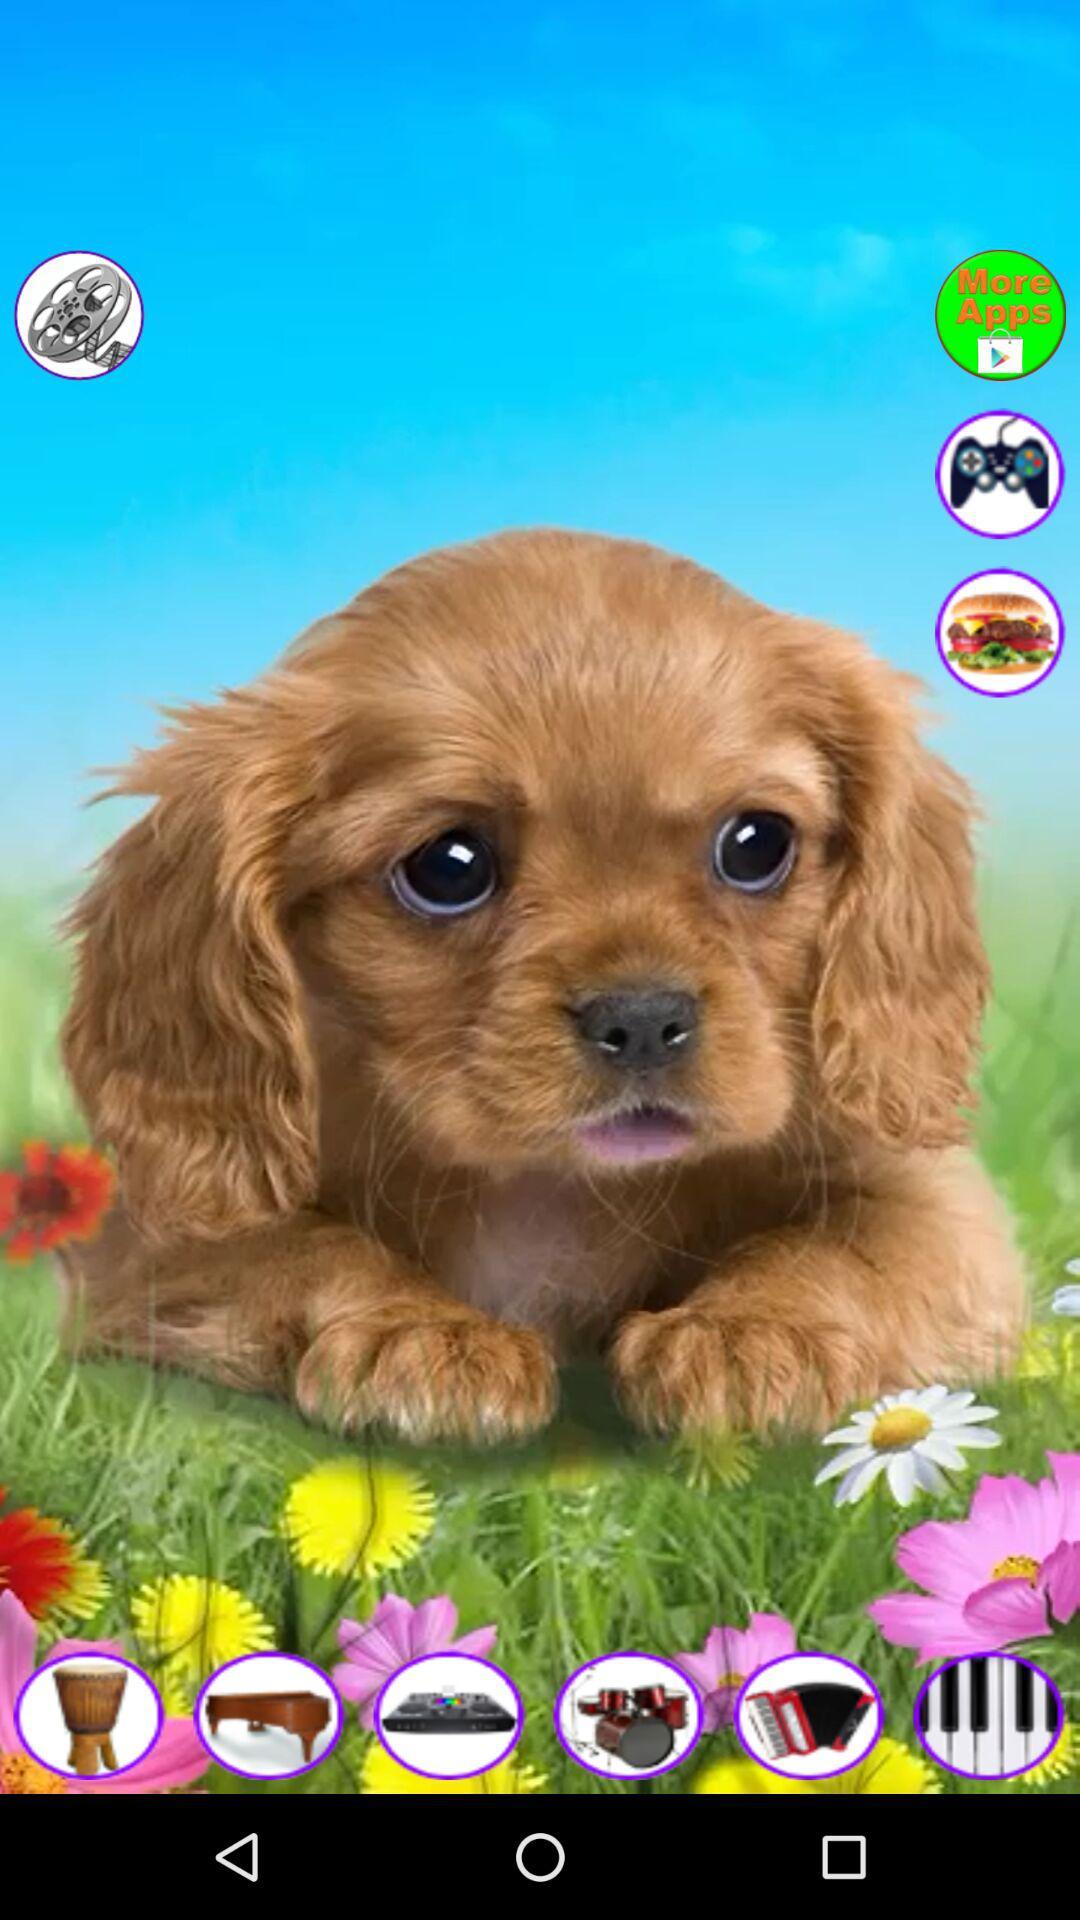 The width and height of the screenshot is (1080, 1920). Describe the element at coordinates (88, 1713) in the screenshot. I see `instrument` at that location.